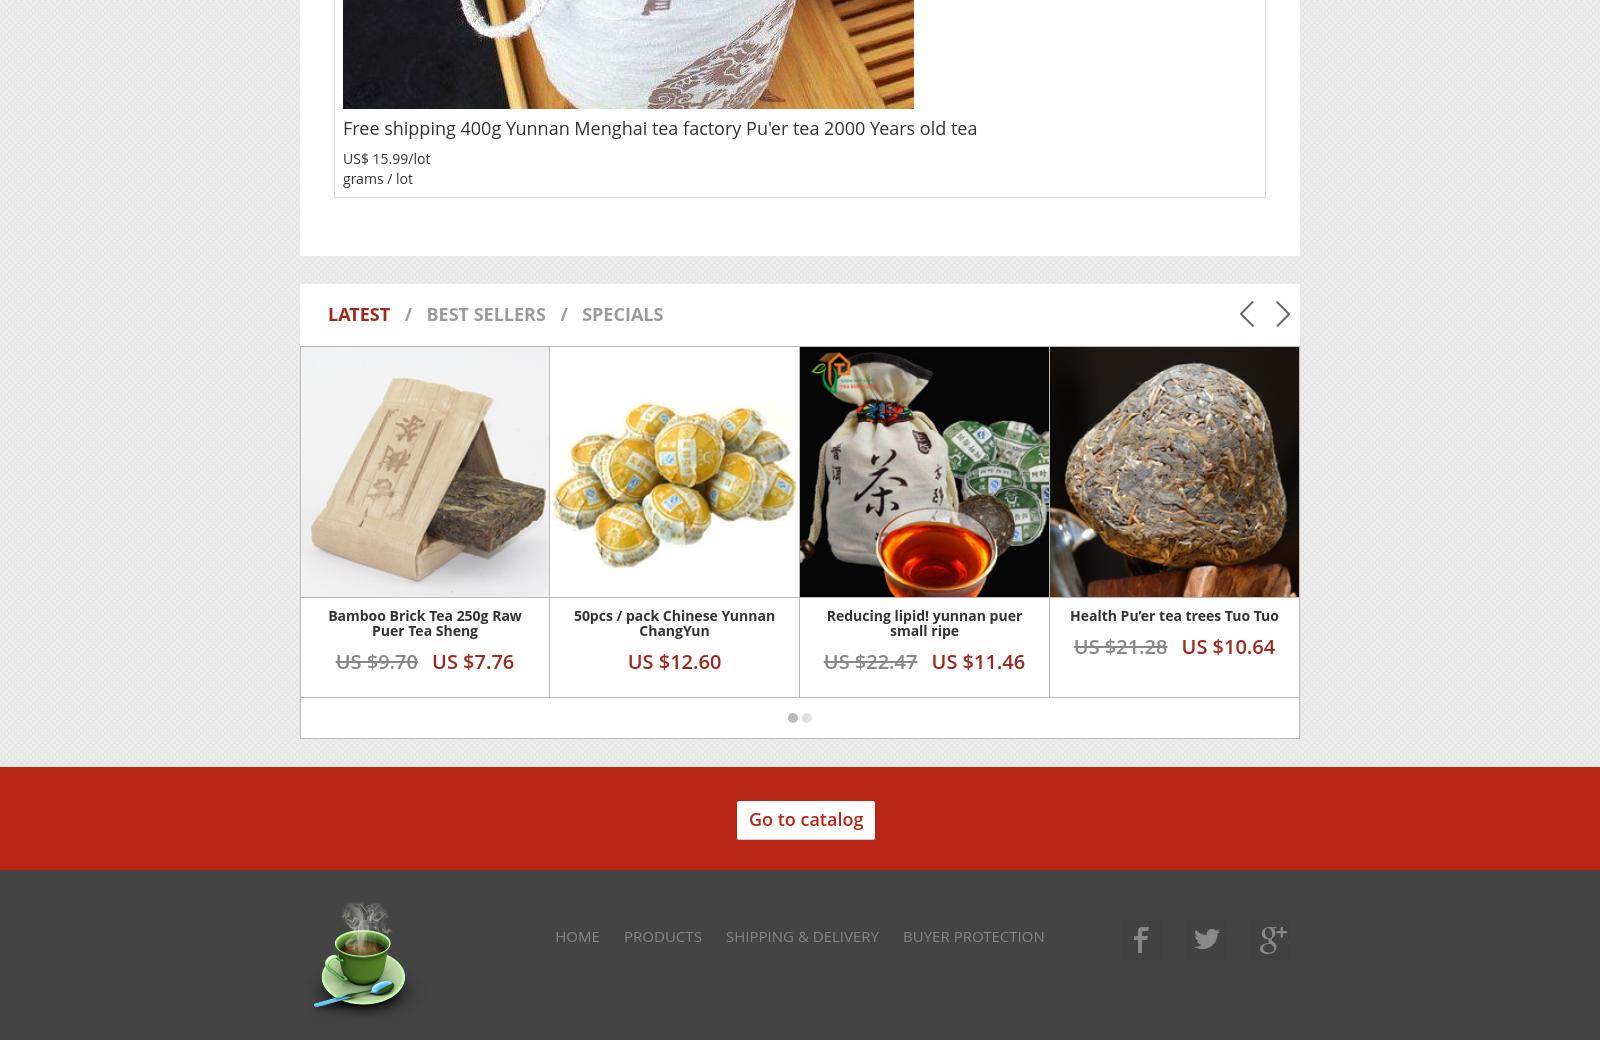 This screenshot has height=1040, width=1600. I want to click on 'Buyer Protection', so click(972, 934).